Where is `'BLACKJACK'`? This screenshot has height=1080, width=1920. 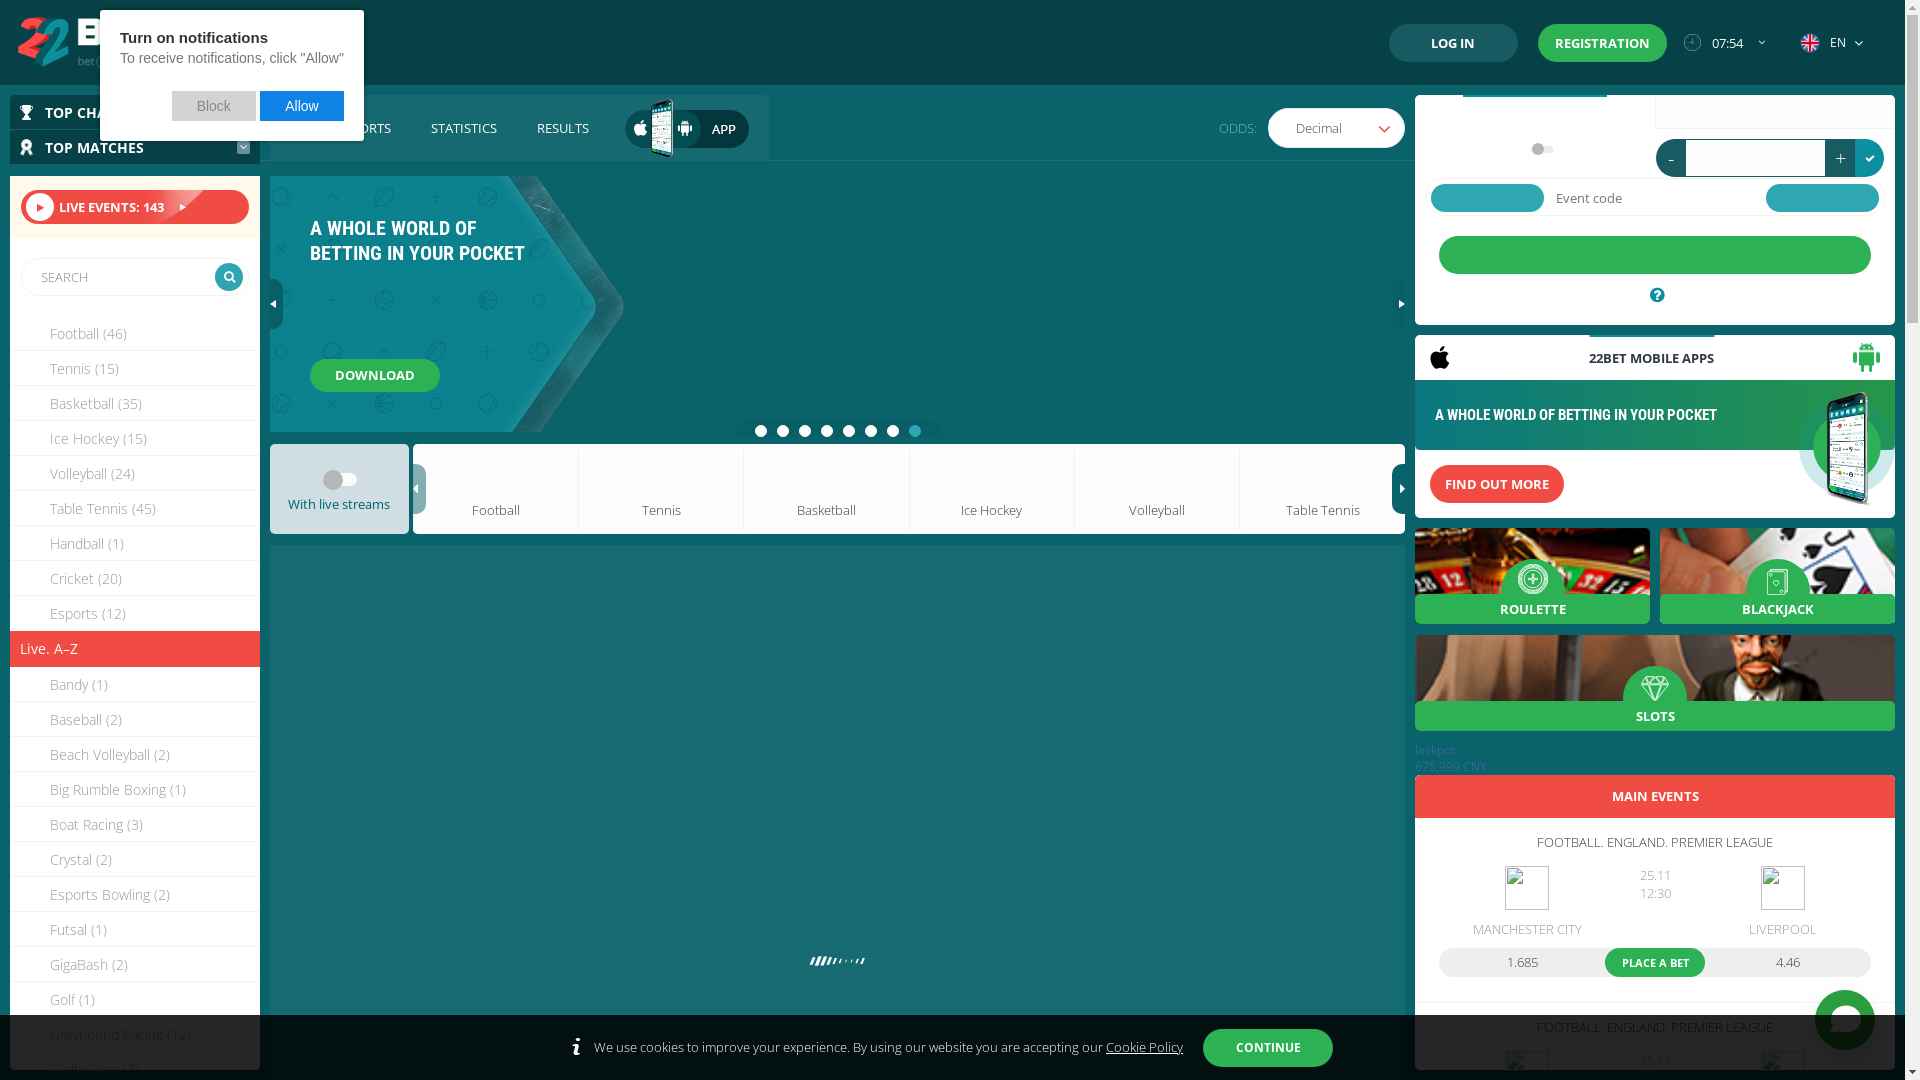 'BLACKJACK' is located at coordinates (1777, 575).